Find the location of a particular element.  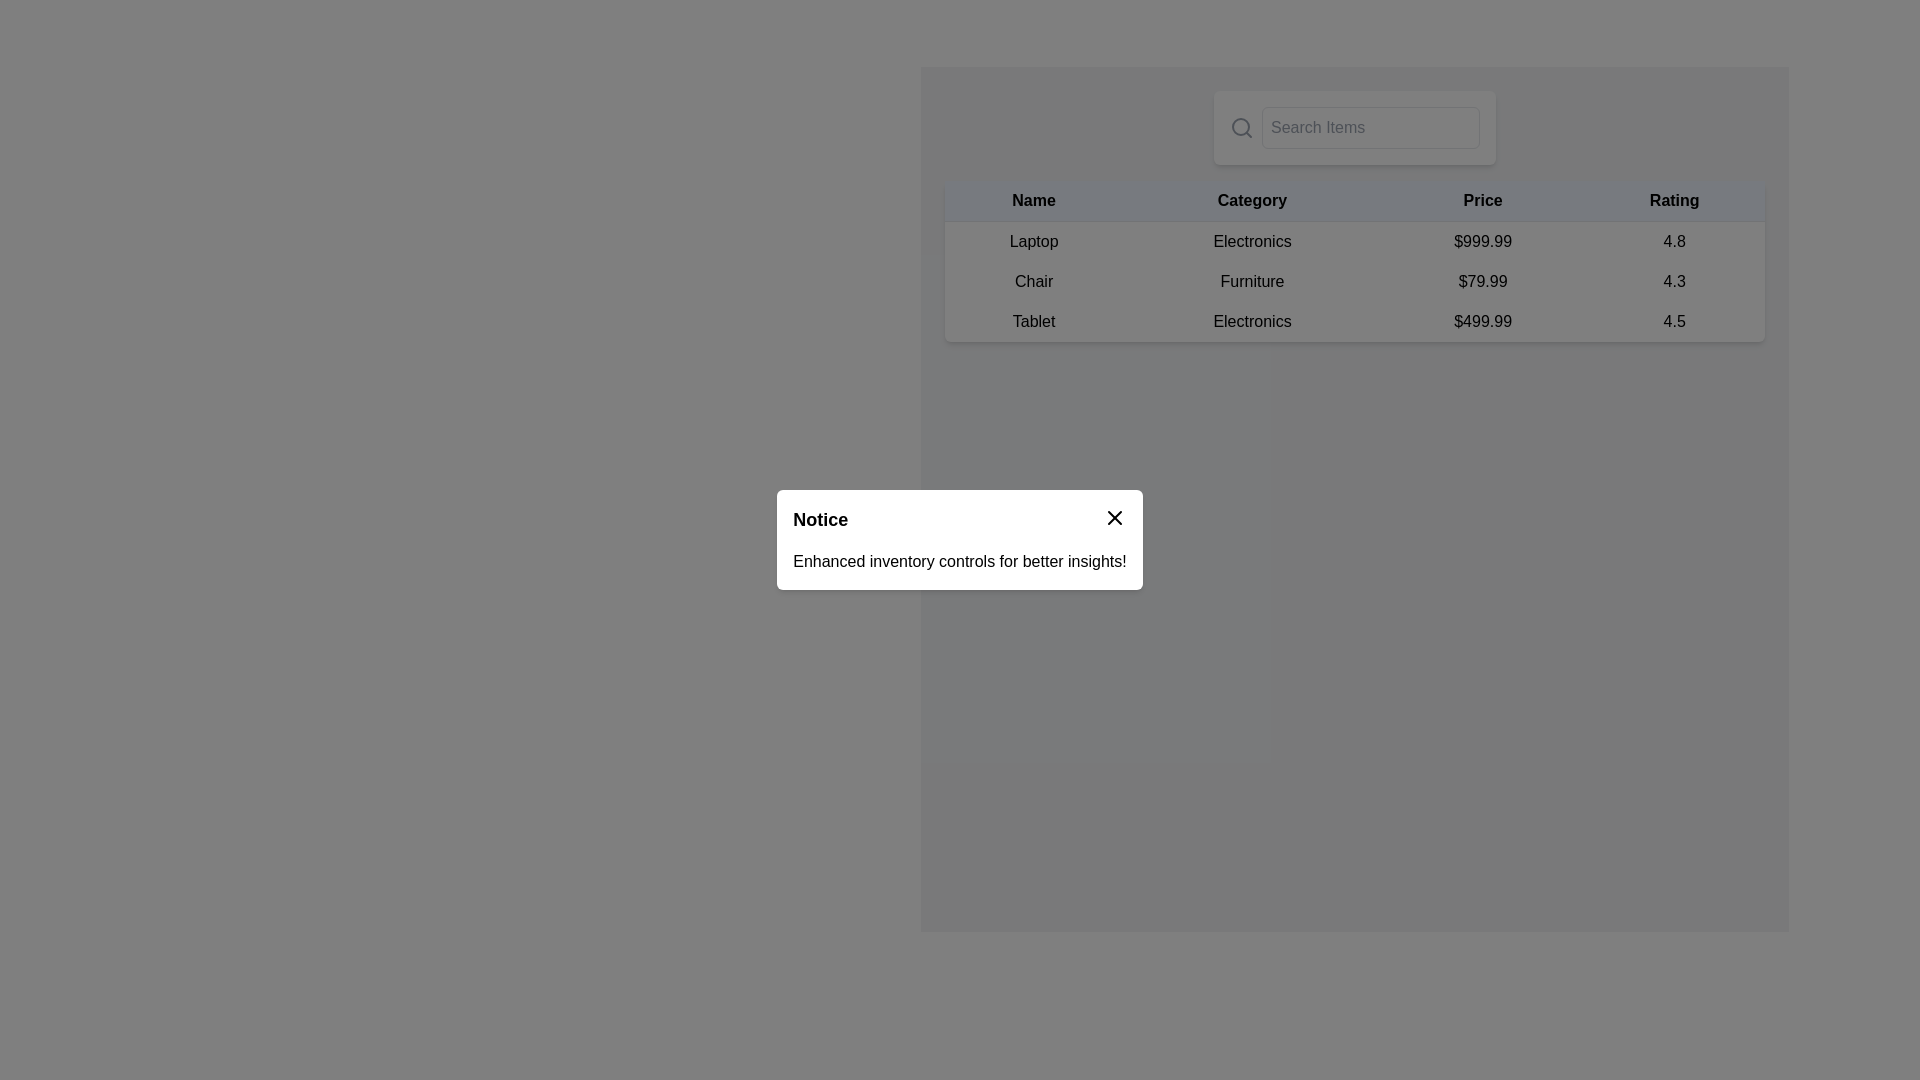

the stylized 'X' icon in the top-right corner of the notification interface is located at coordinates (1113, 516).